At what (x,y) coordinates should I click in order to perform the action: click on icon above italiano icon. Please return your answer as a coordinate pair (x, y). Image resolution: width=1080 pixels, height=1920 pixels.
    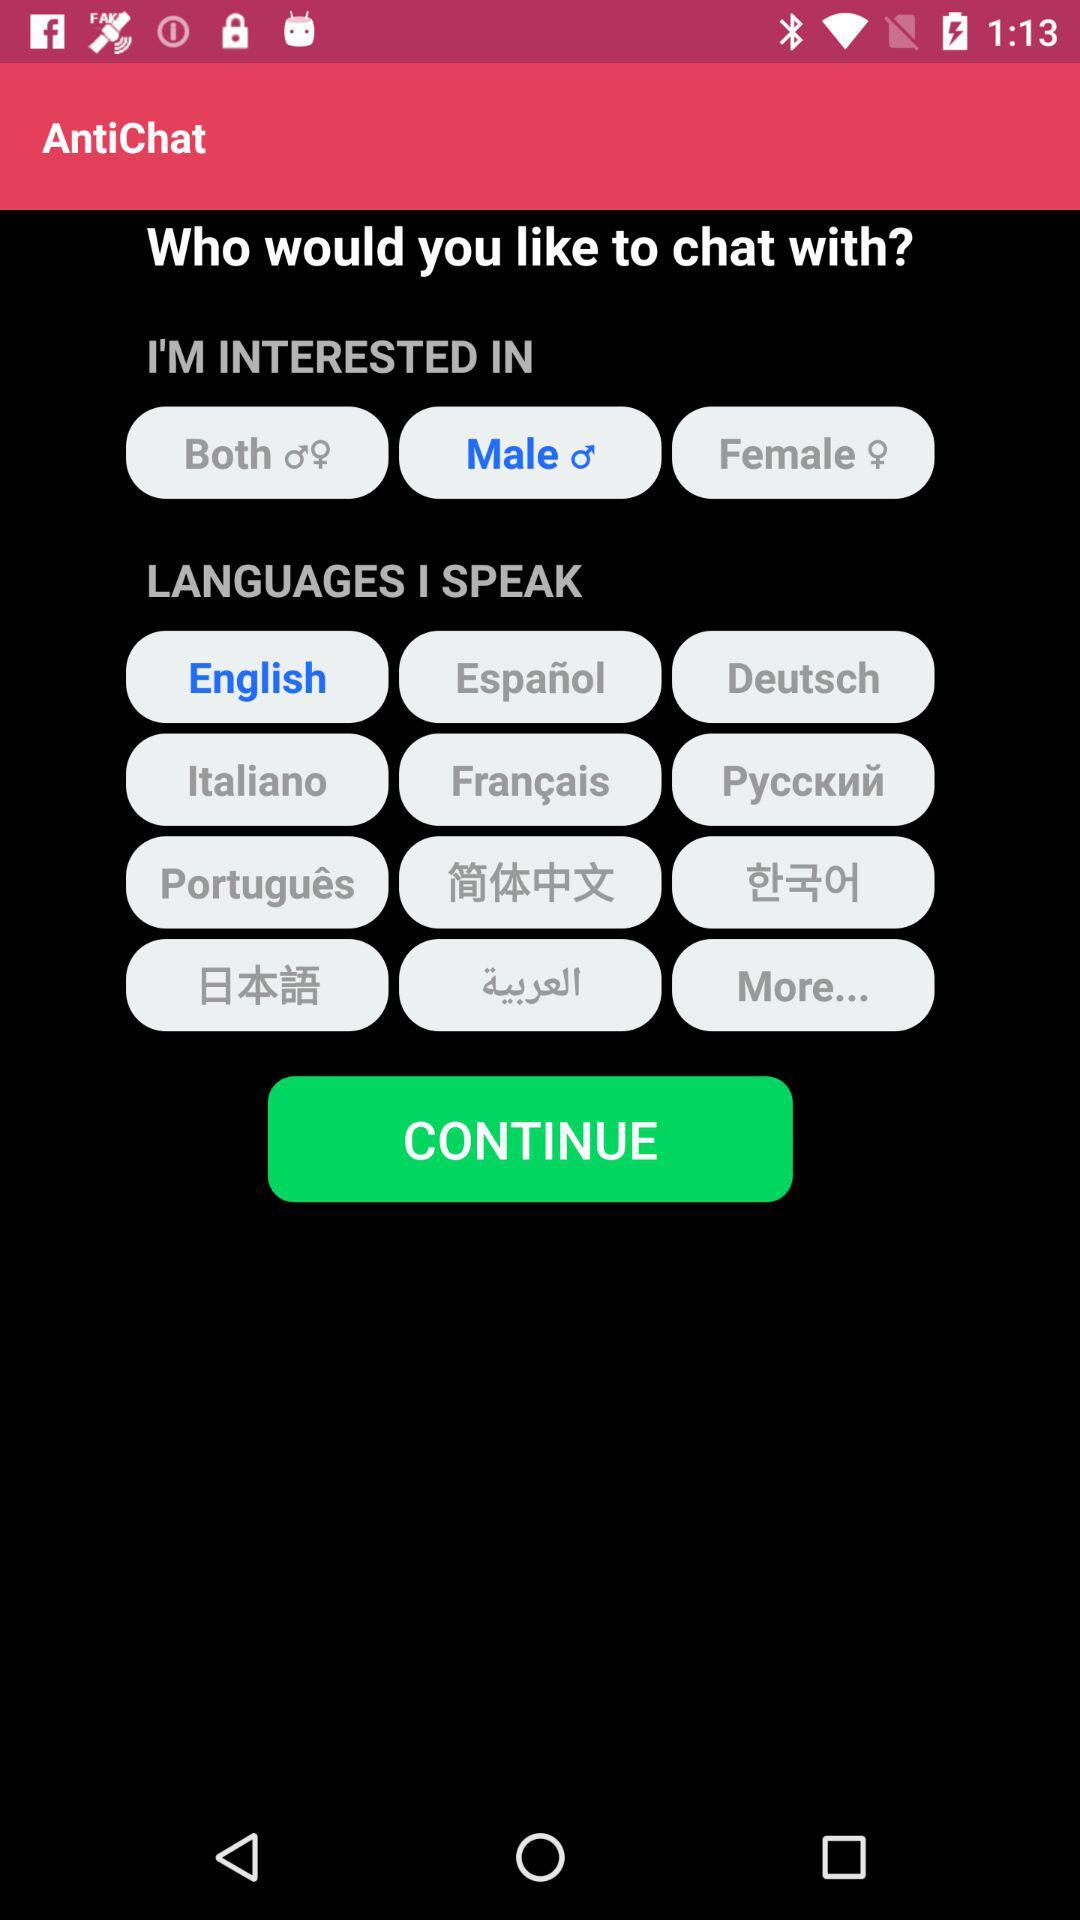
    Looking at the image, I should click on (256, 676).